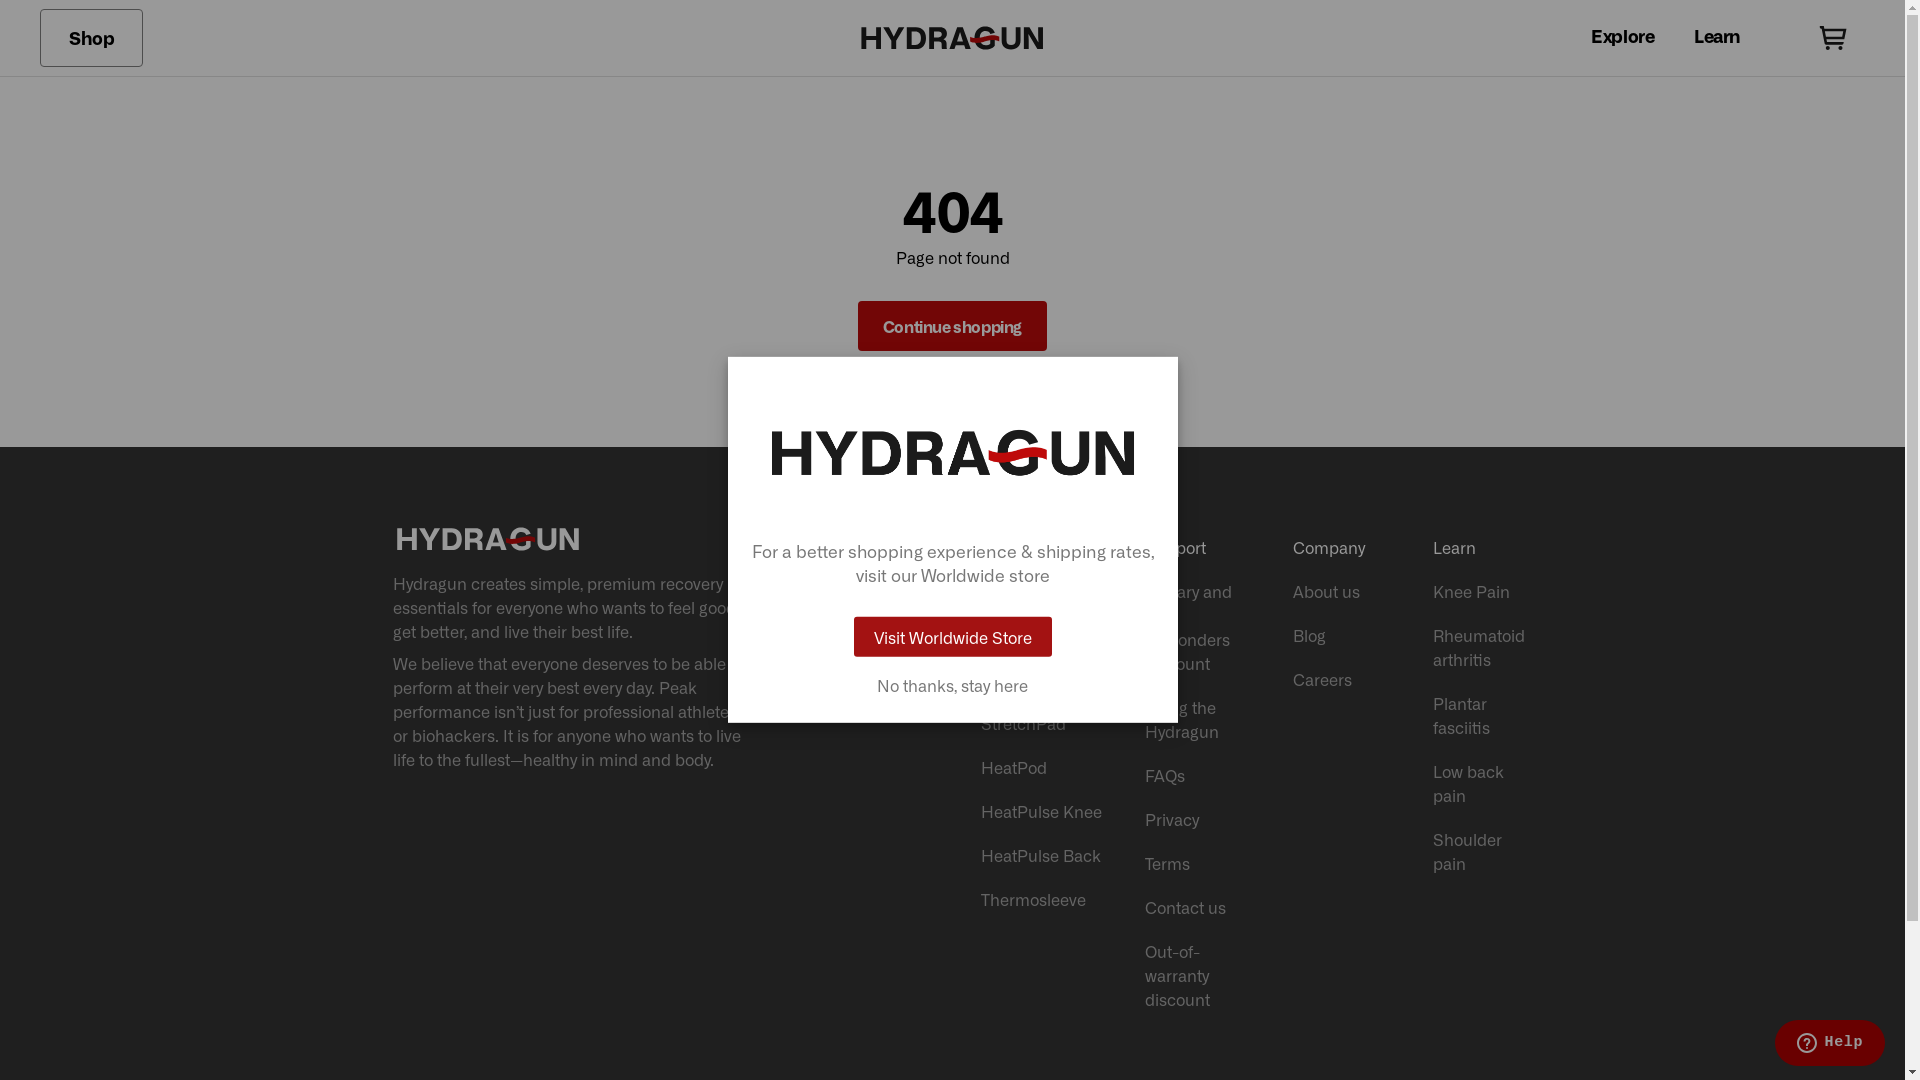  What do you see at coordinates (1482, 713) in the screenshot?
I see `'Plantar fasciitis'` at bounding box center [1482, 713].